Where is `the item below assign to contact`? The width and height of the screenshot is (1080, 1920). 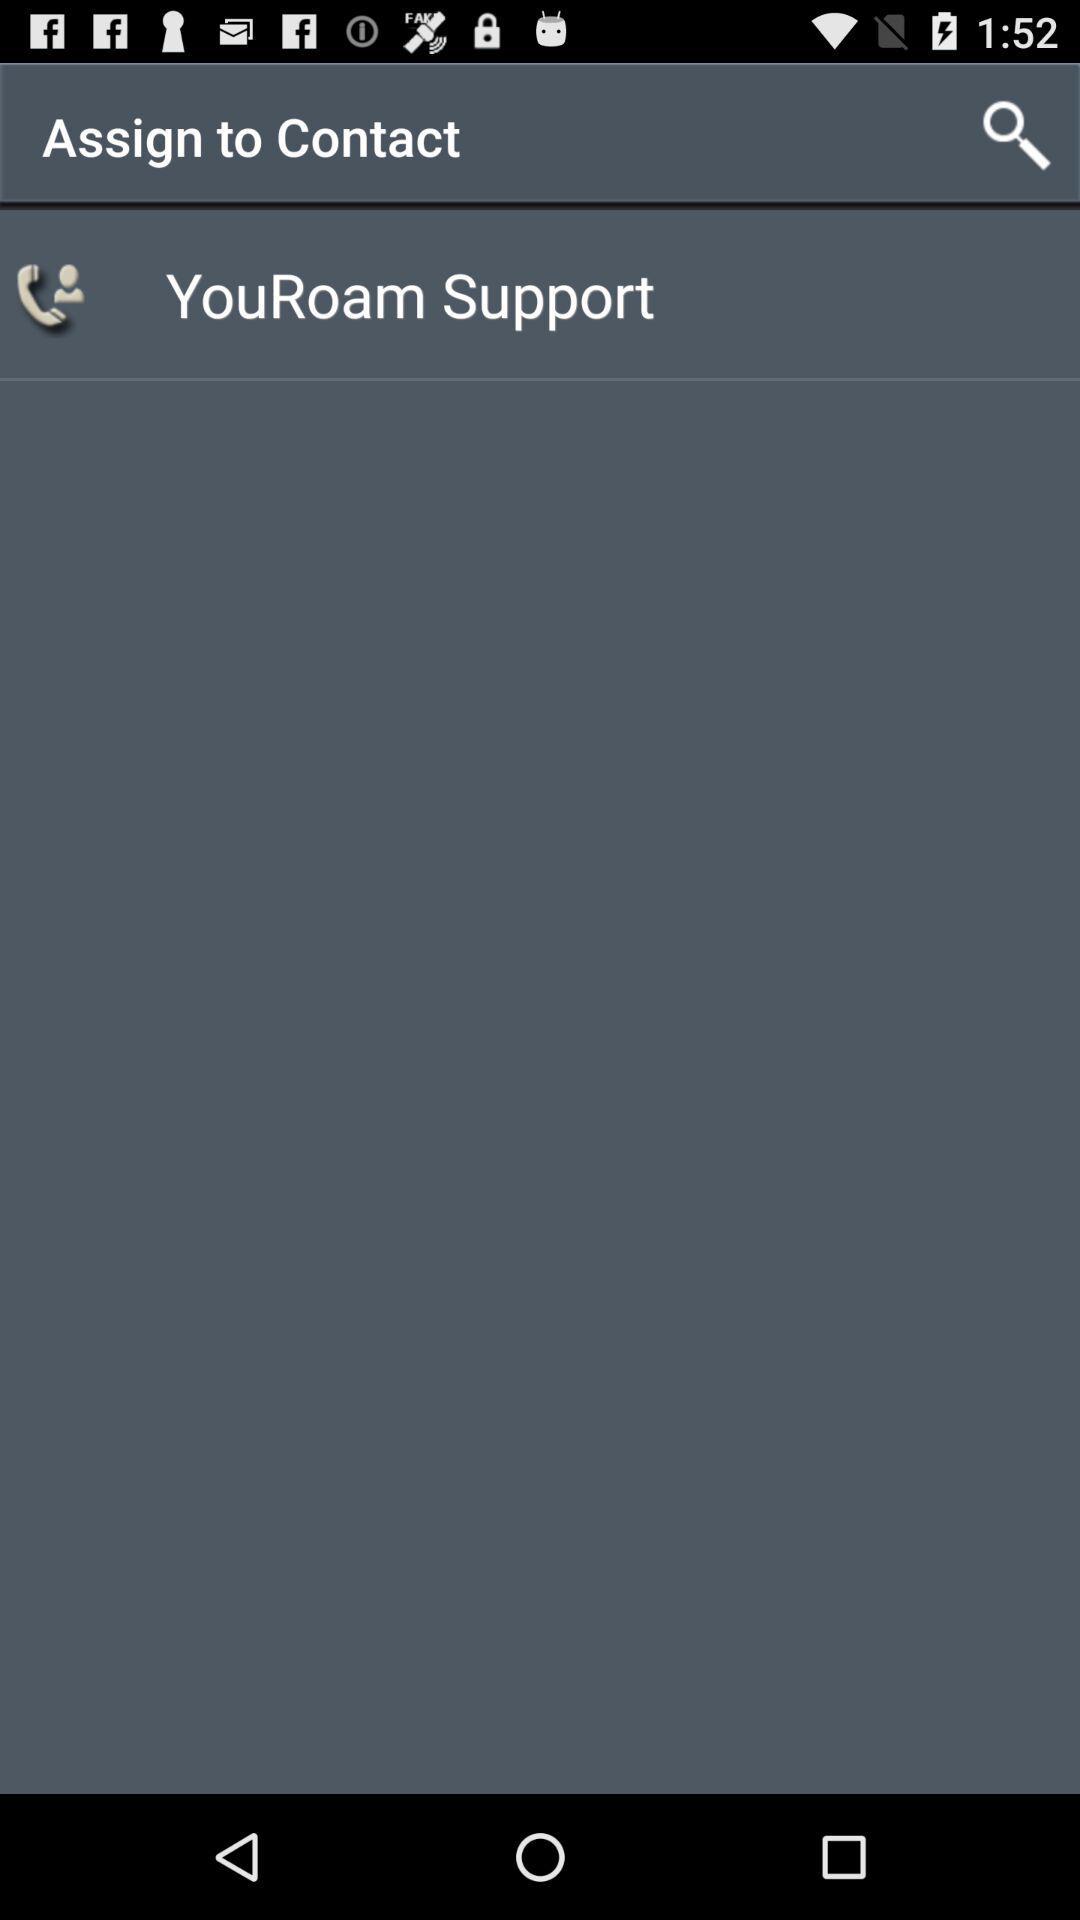
the item below assign to contact is located at coordinates (53, 292).